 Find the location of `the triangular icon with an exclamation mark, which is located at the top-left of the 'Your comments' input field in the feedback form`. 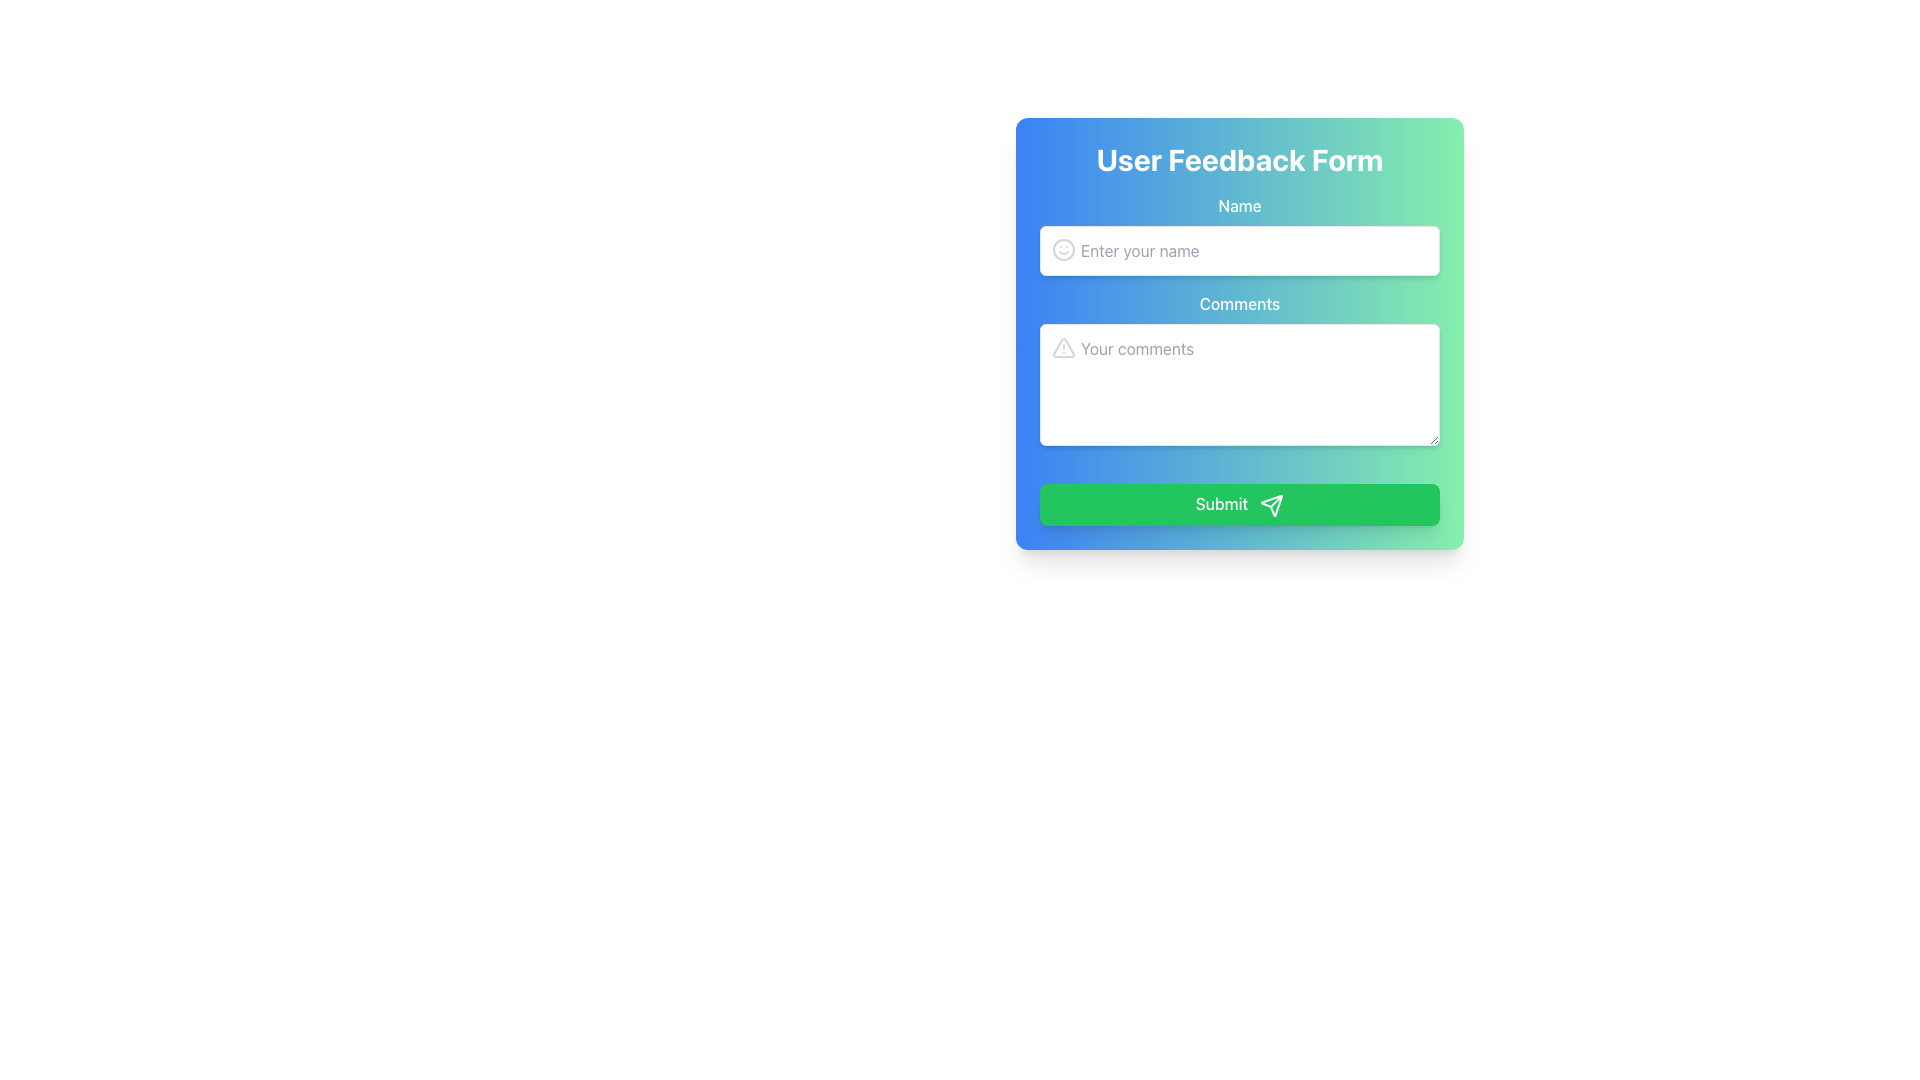

the triangular icon with an exclamation mark, which is located at the top-left of the 'Your comments' input field in the feedback form is located at coordinates (1063, 346).